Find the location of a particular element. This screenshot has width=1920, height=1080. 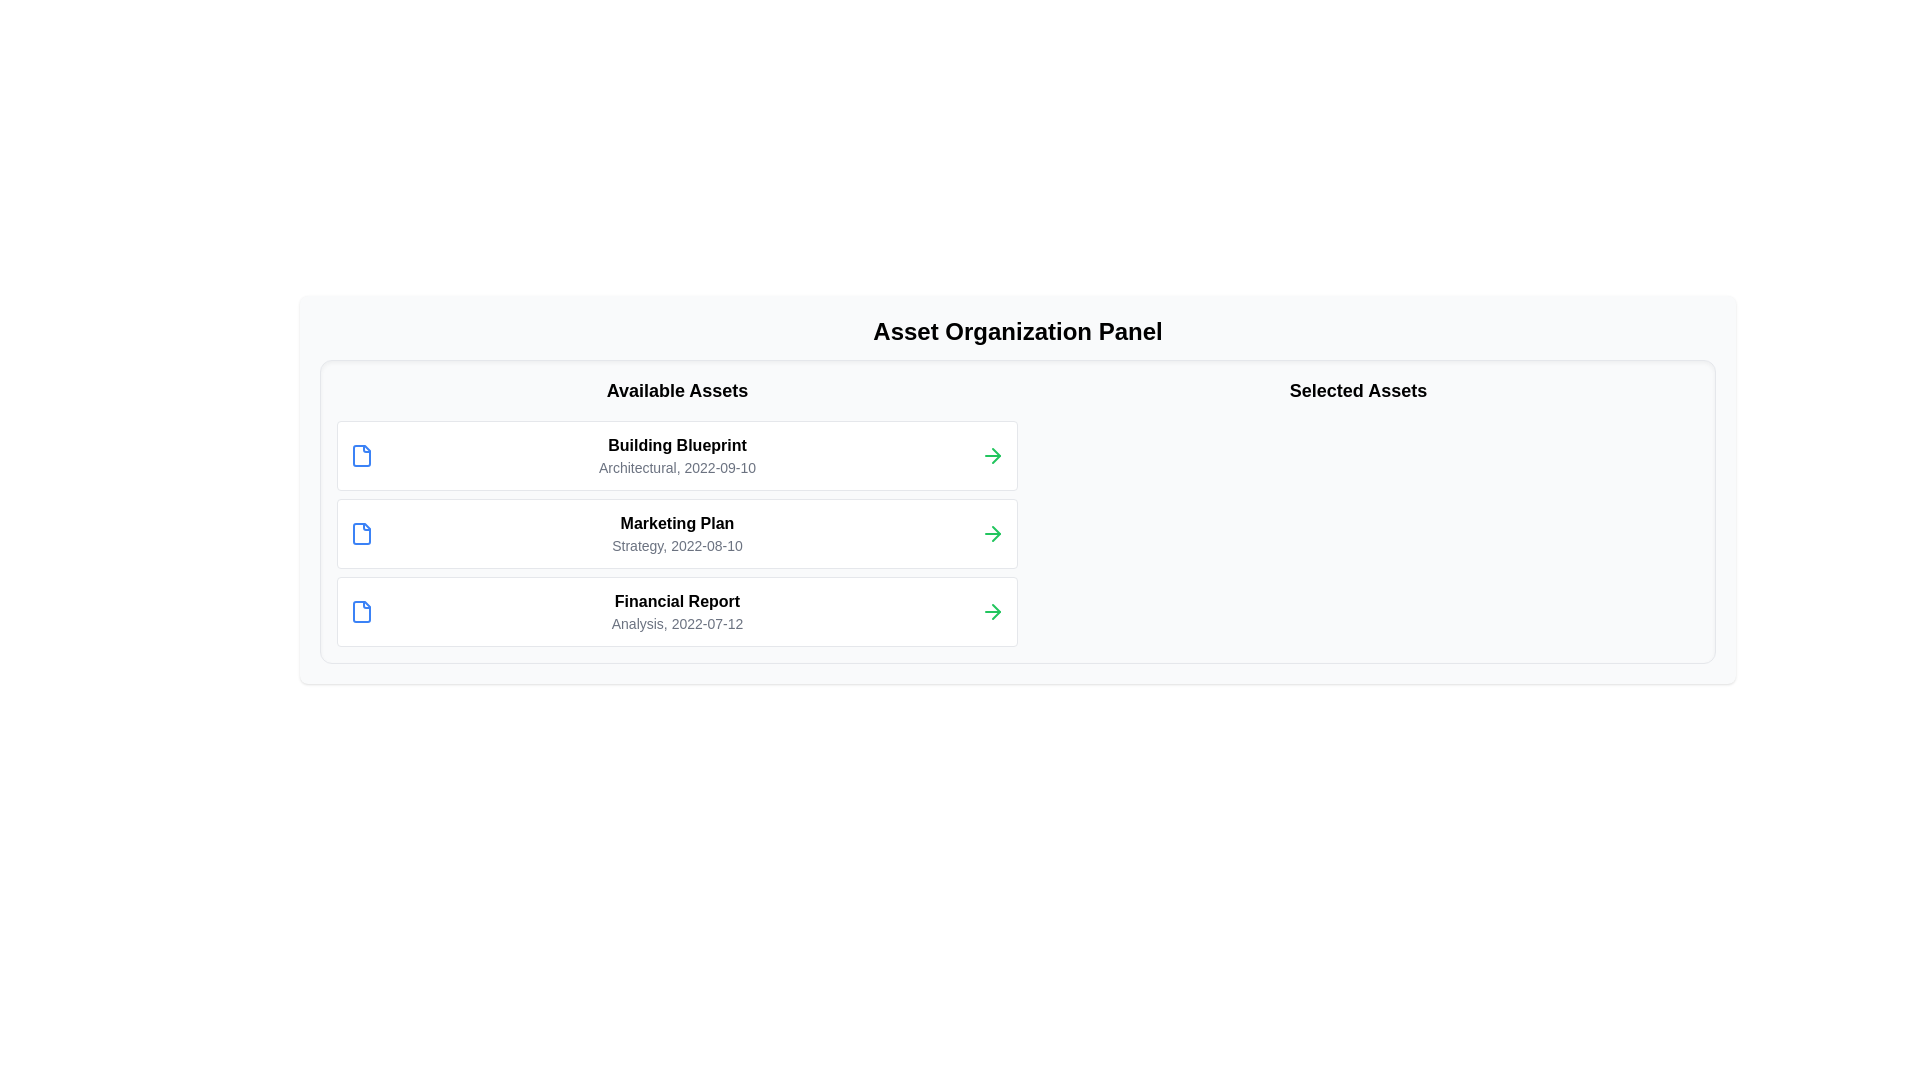

the text label displaying 'Analysis, 2022-07-12' located beneath the 'Financial Report' heading in the 'Available Assets' section is located at coordinates (677, 623).